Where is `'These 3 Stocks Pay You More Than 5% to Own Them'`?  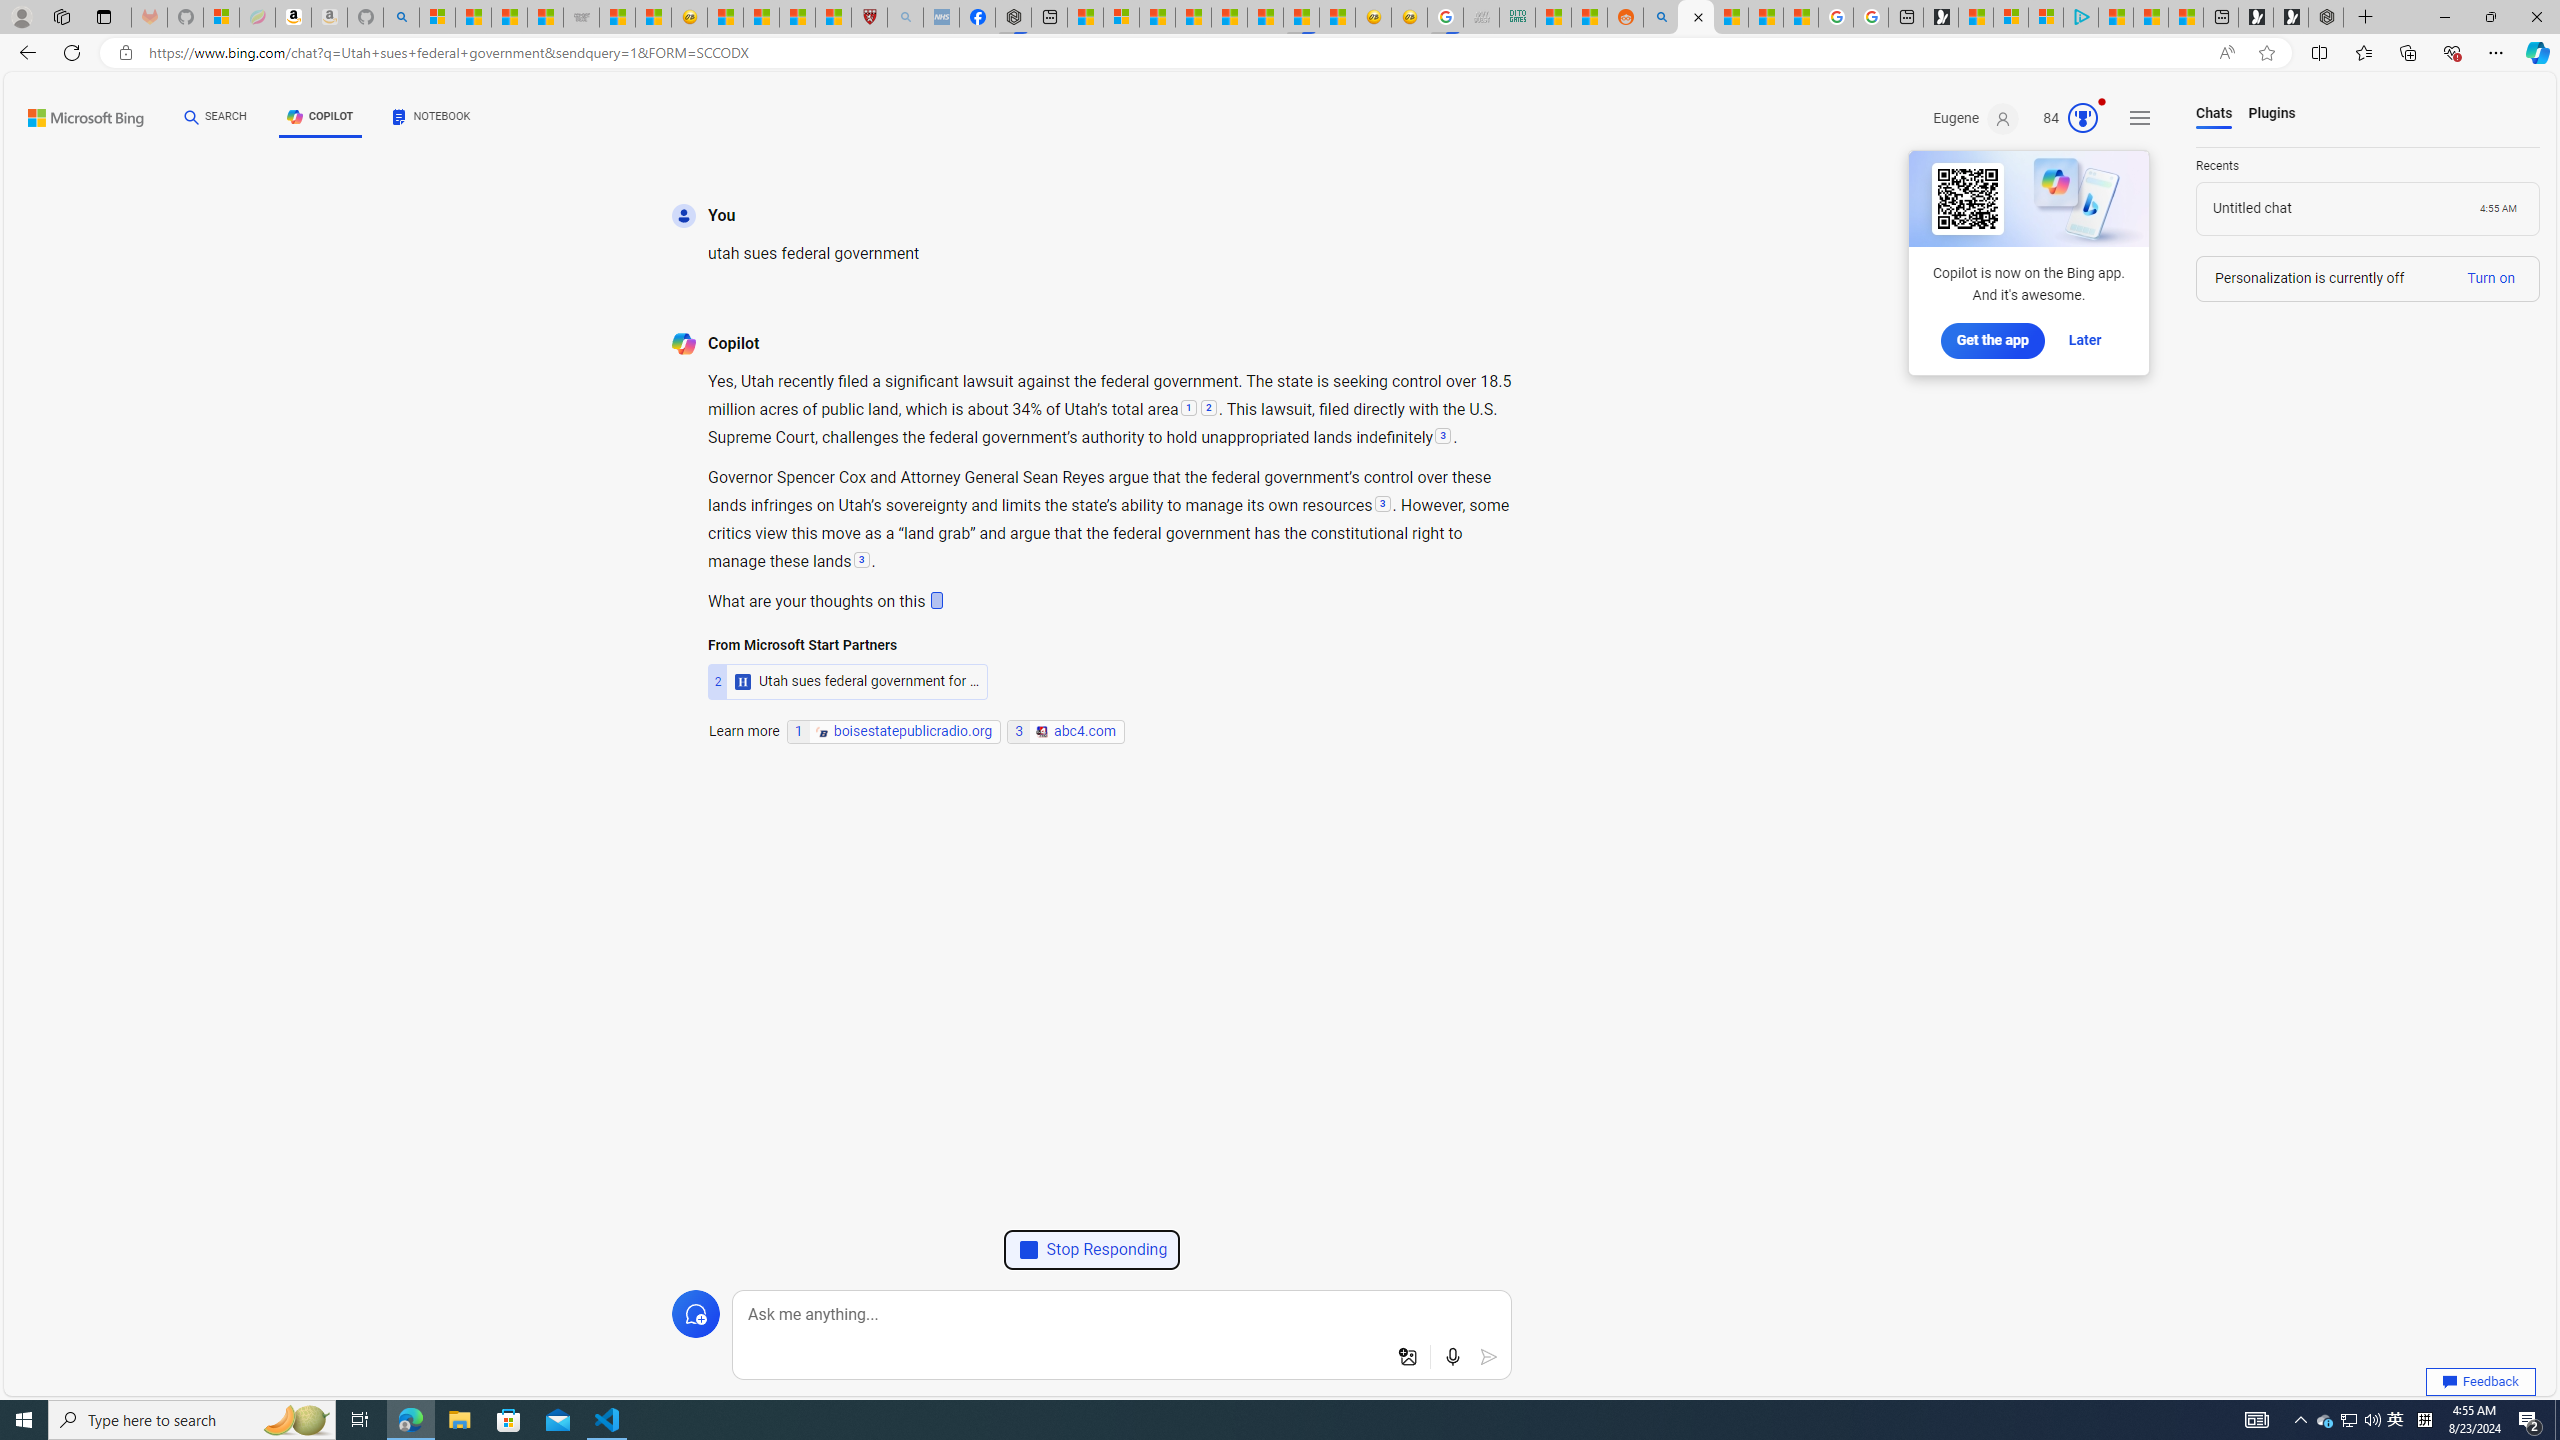 'These 3 Stocks Pay You More Than 5% to Own Them' is located at coordinates (2185, 16).